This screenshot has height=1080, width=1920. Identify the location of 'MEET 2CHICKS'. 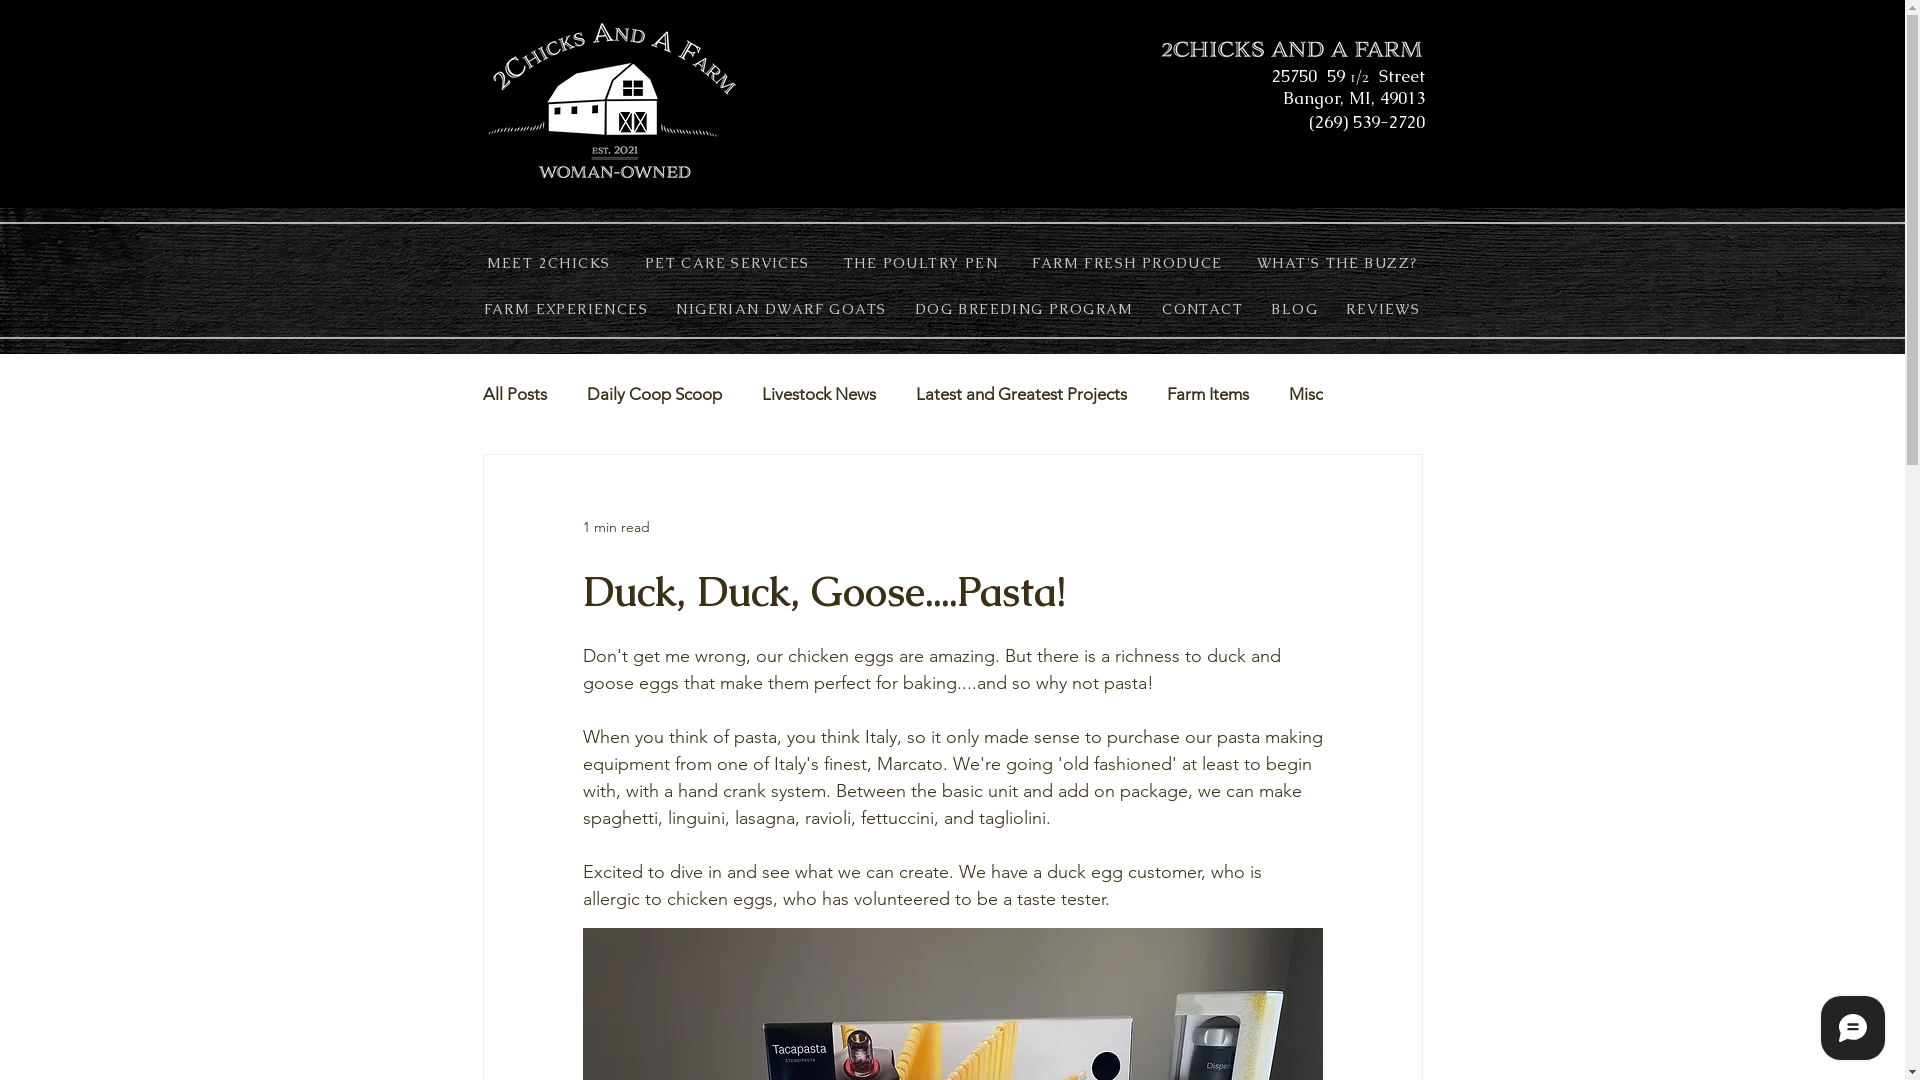
(470, 261).